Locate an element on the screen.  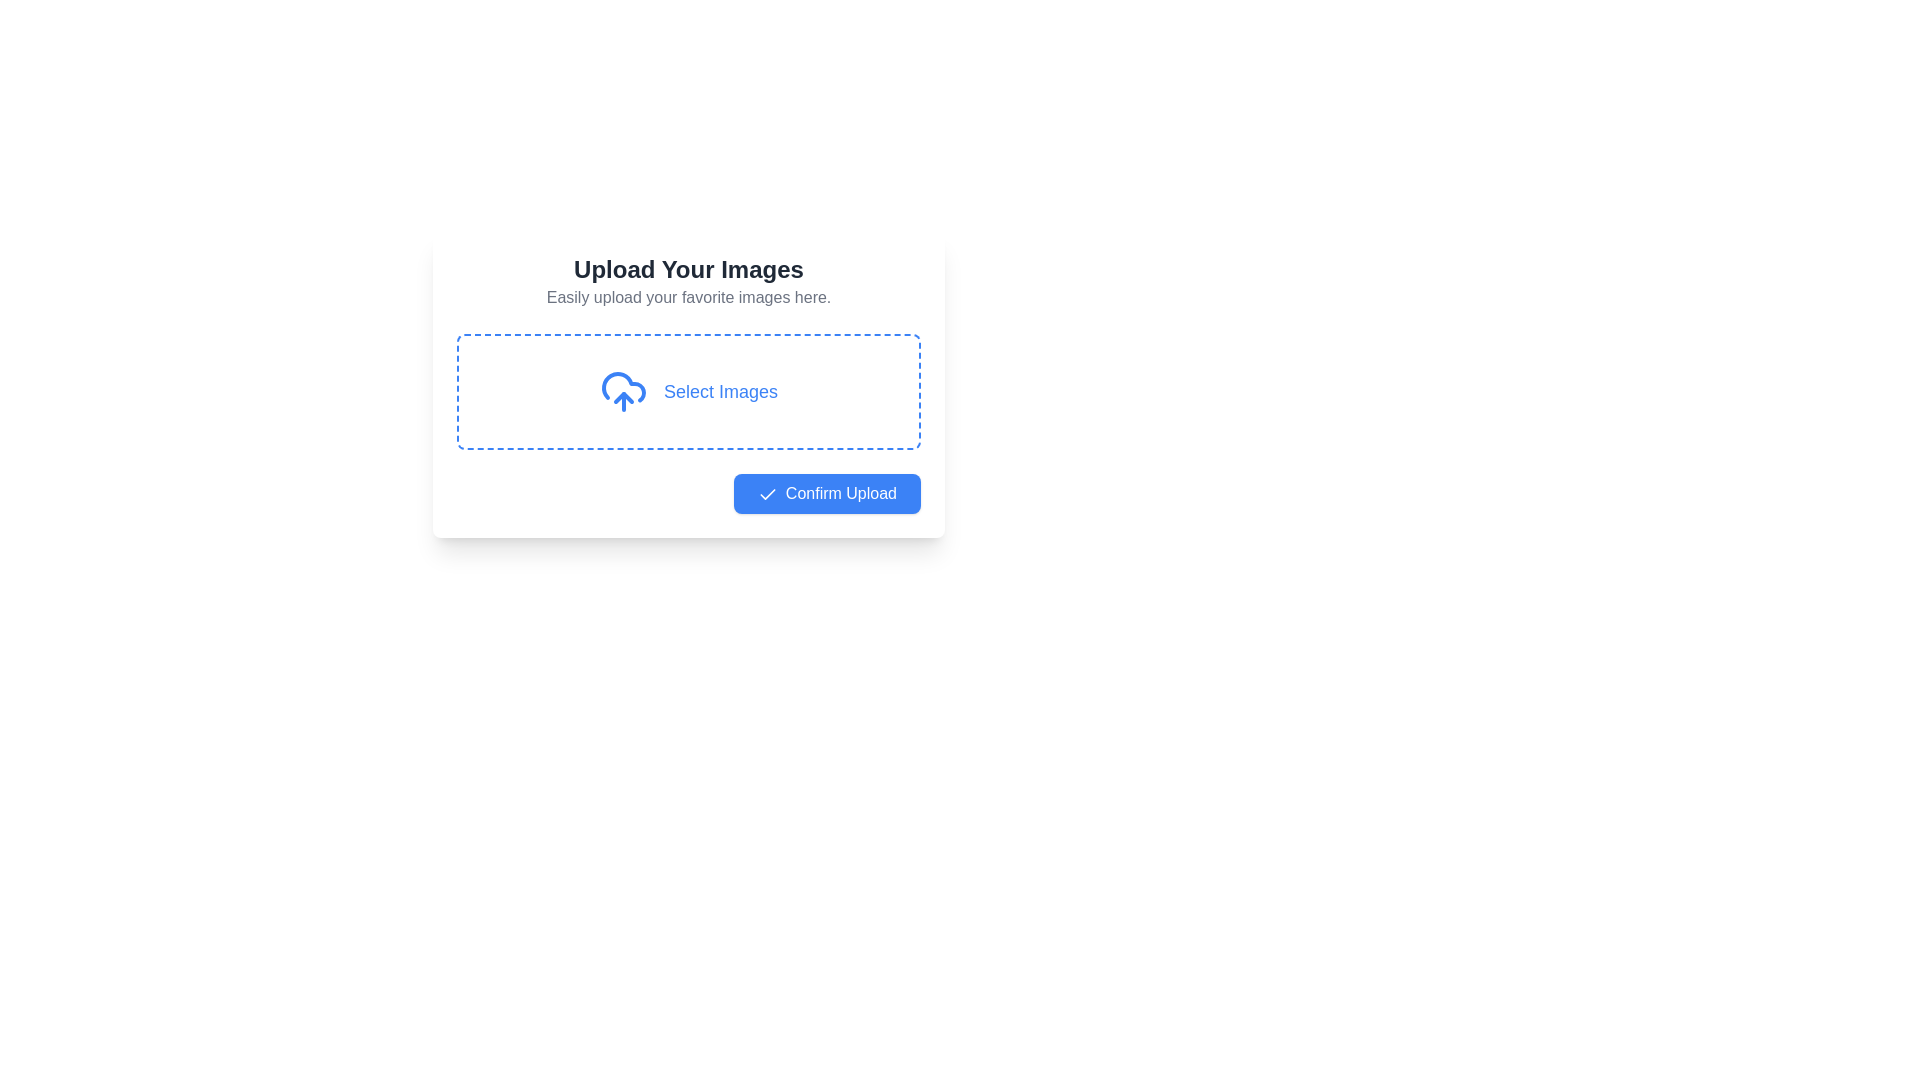
the label text that instructs users to select files for upload, positioned to the right of a cloud upload icon within a bordered and rounded rectangular dropzone is located at coordinates (720, 392).